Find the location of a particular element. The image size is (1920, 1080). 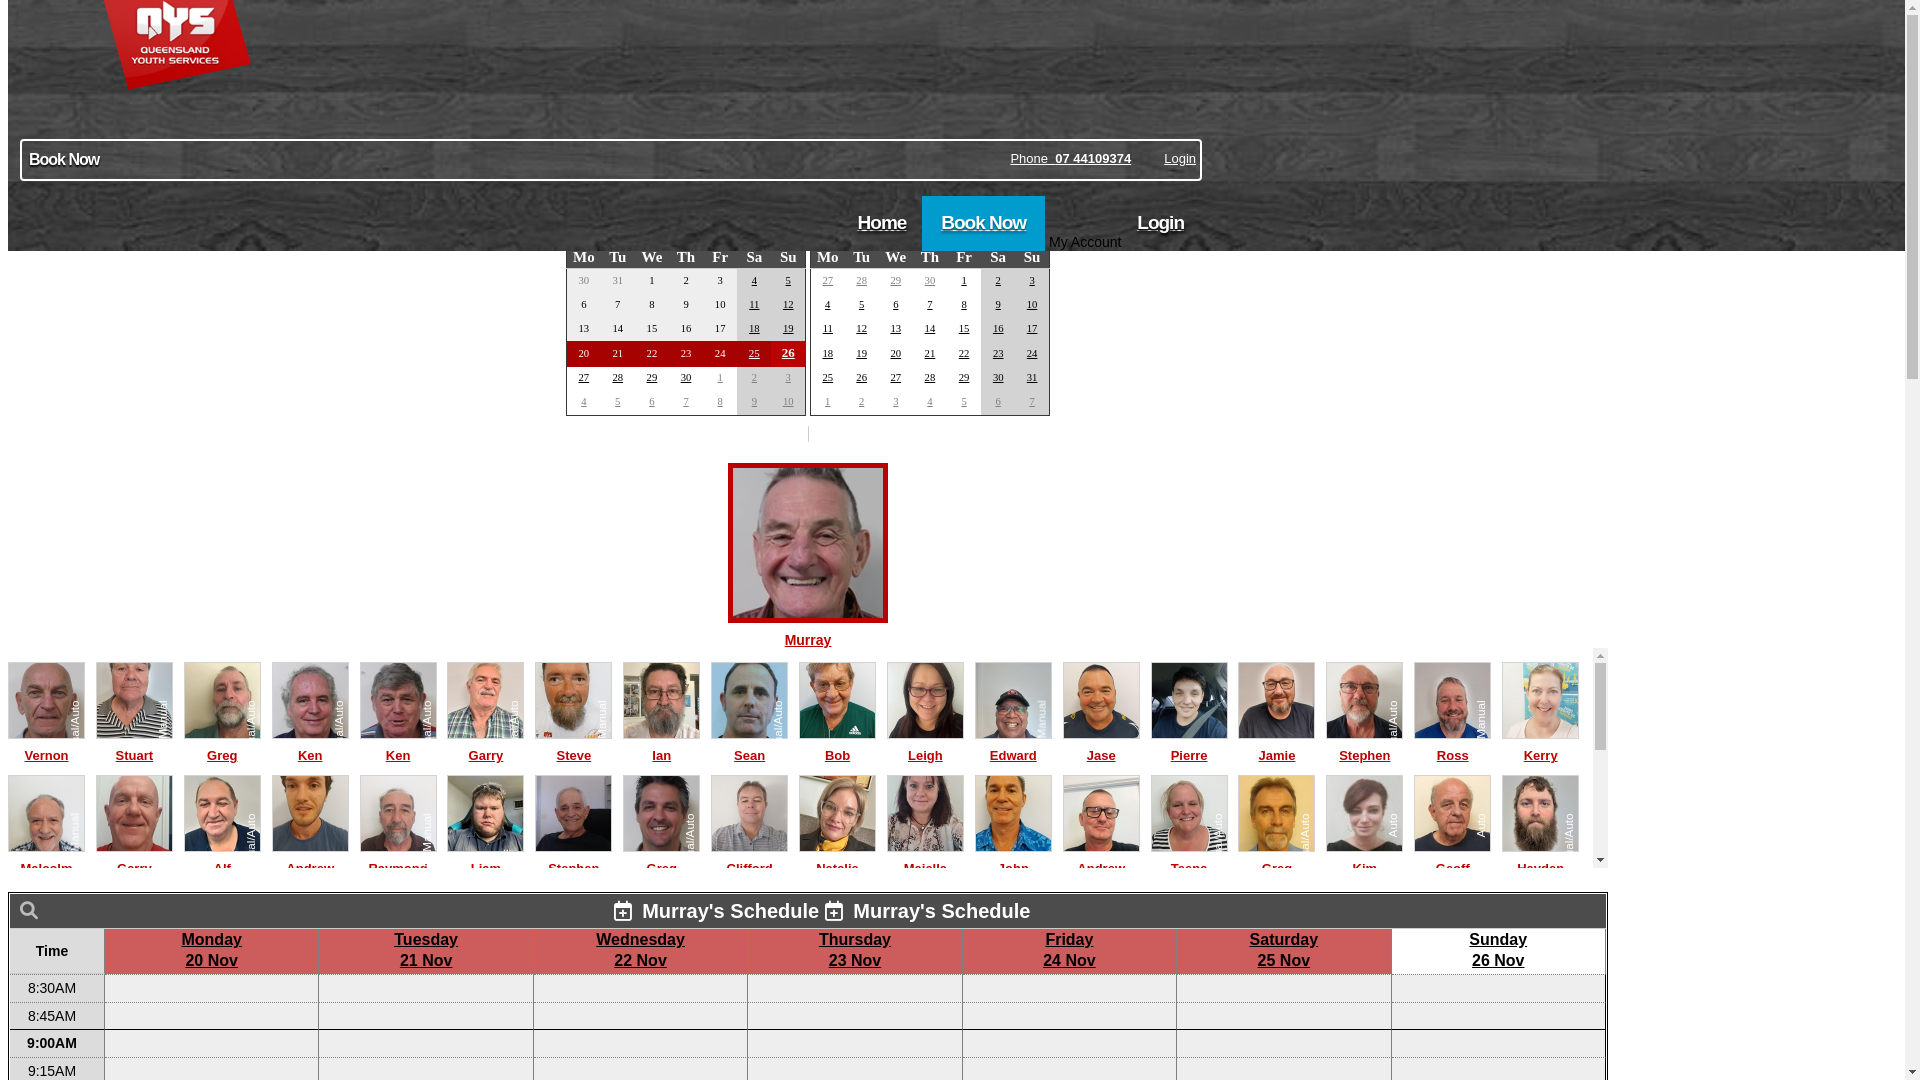

'Kerry' is located at coordinates (1539, 745).